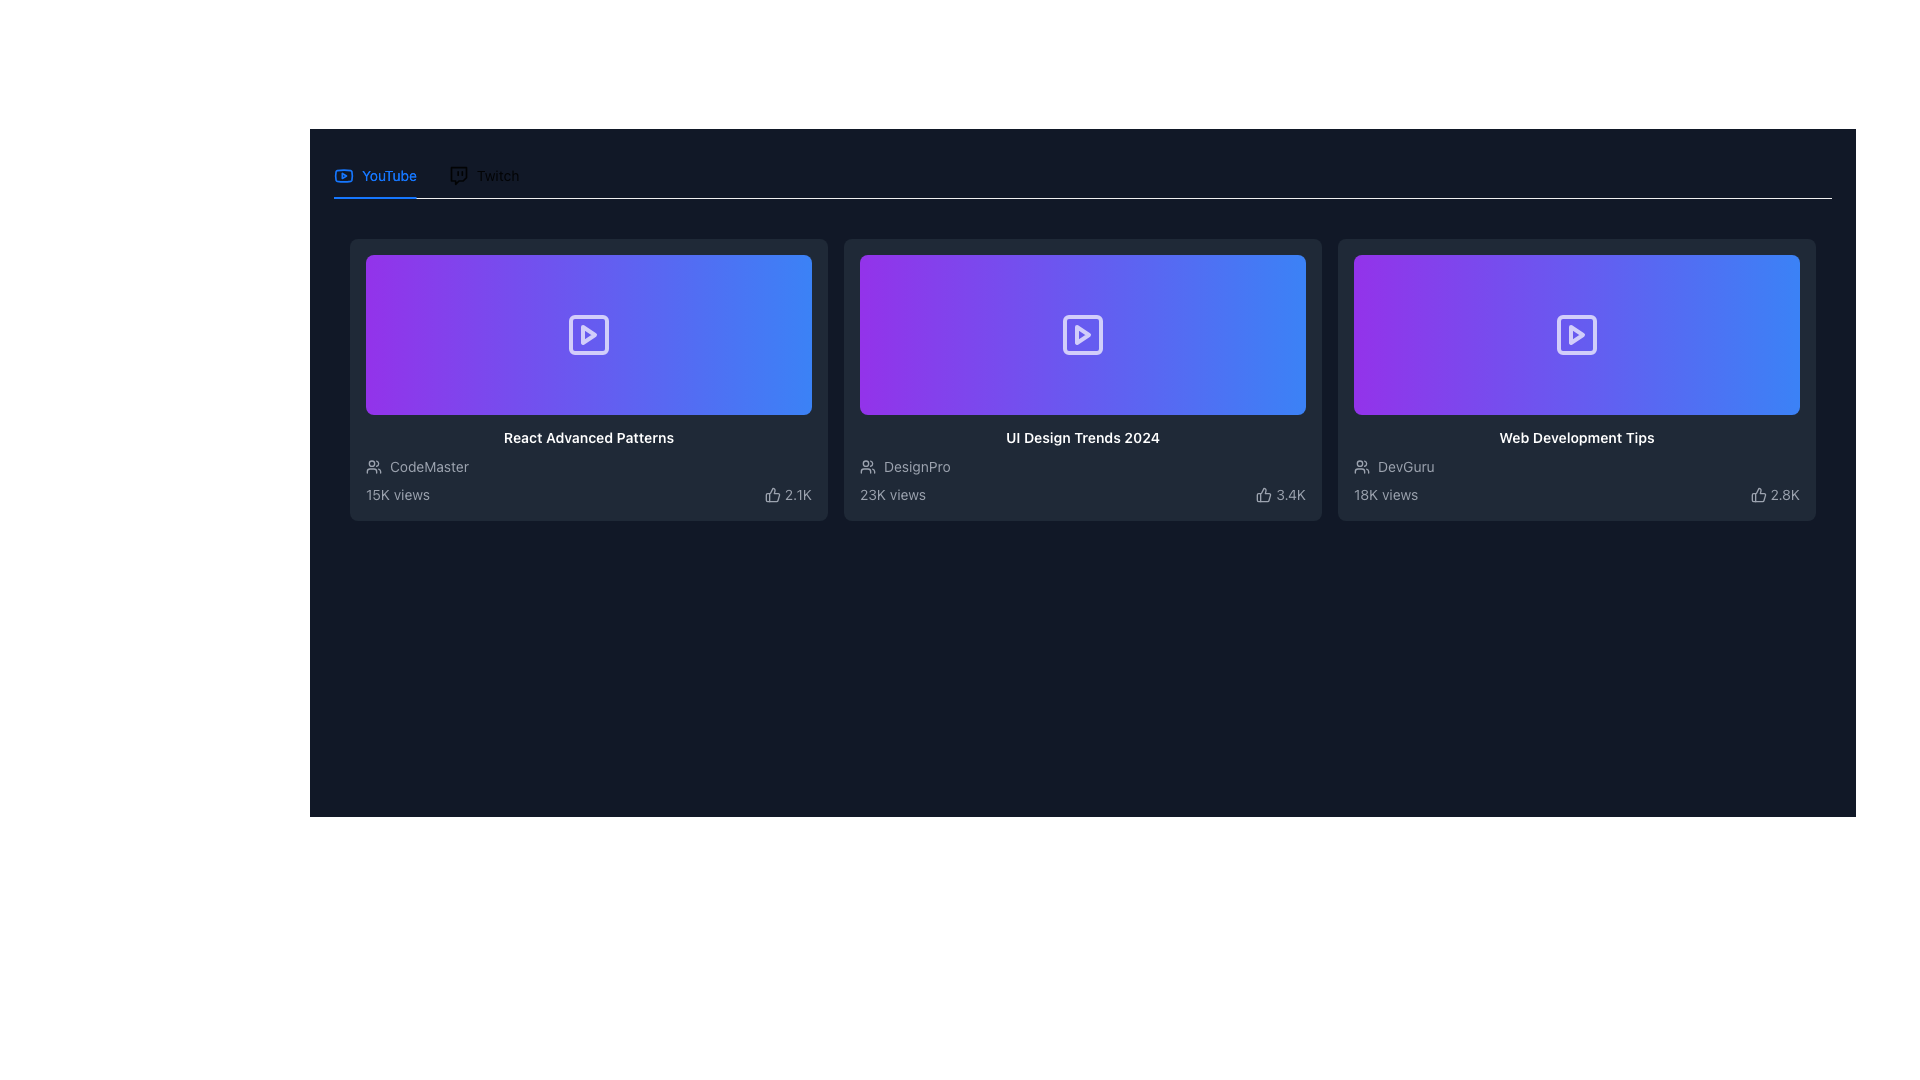 This screenshot has width=1920, height=1080. I want to click on the group icon representing users, so click(374, 466).